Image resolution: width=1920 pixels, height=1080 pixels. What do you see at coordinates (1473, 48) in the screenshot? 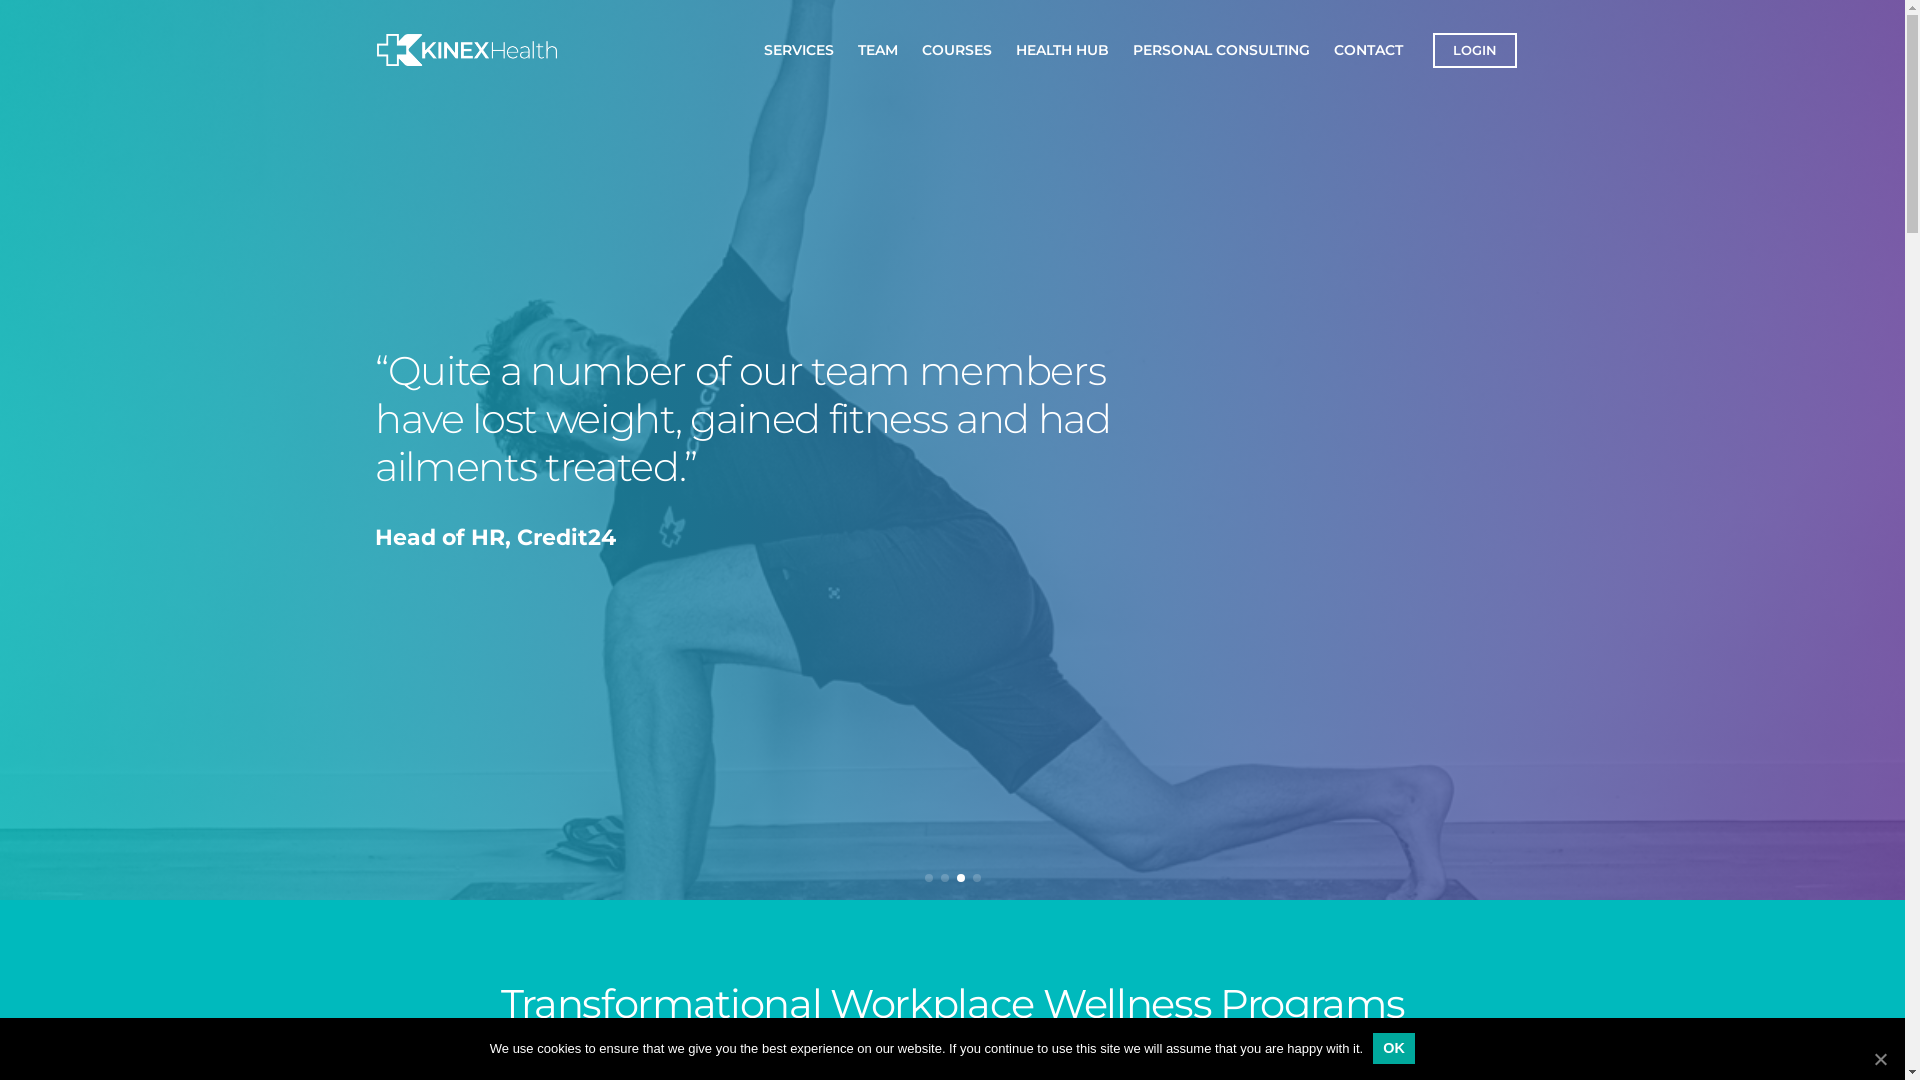
I see `'LOGIN'` at bounding box center [1473, 48].